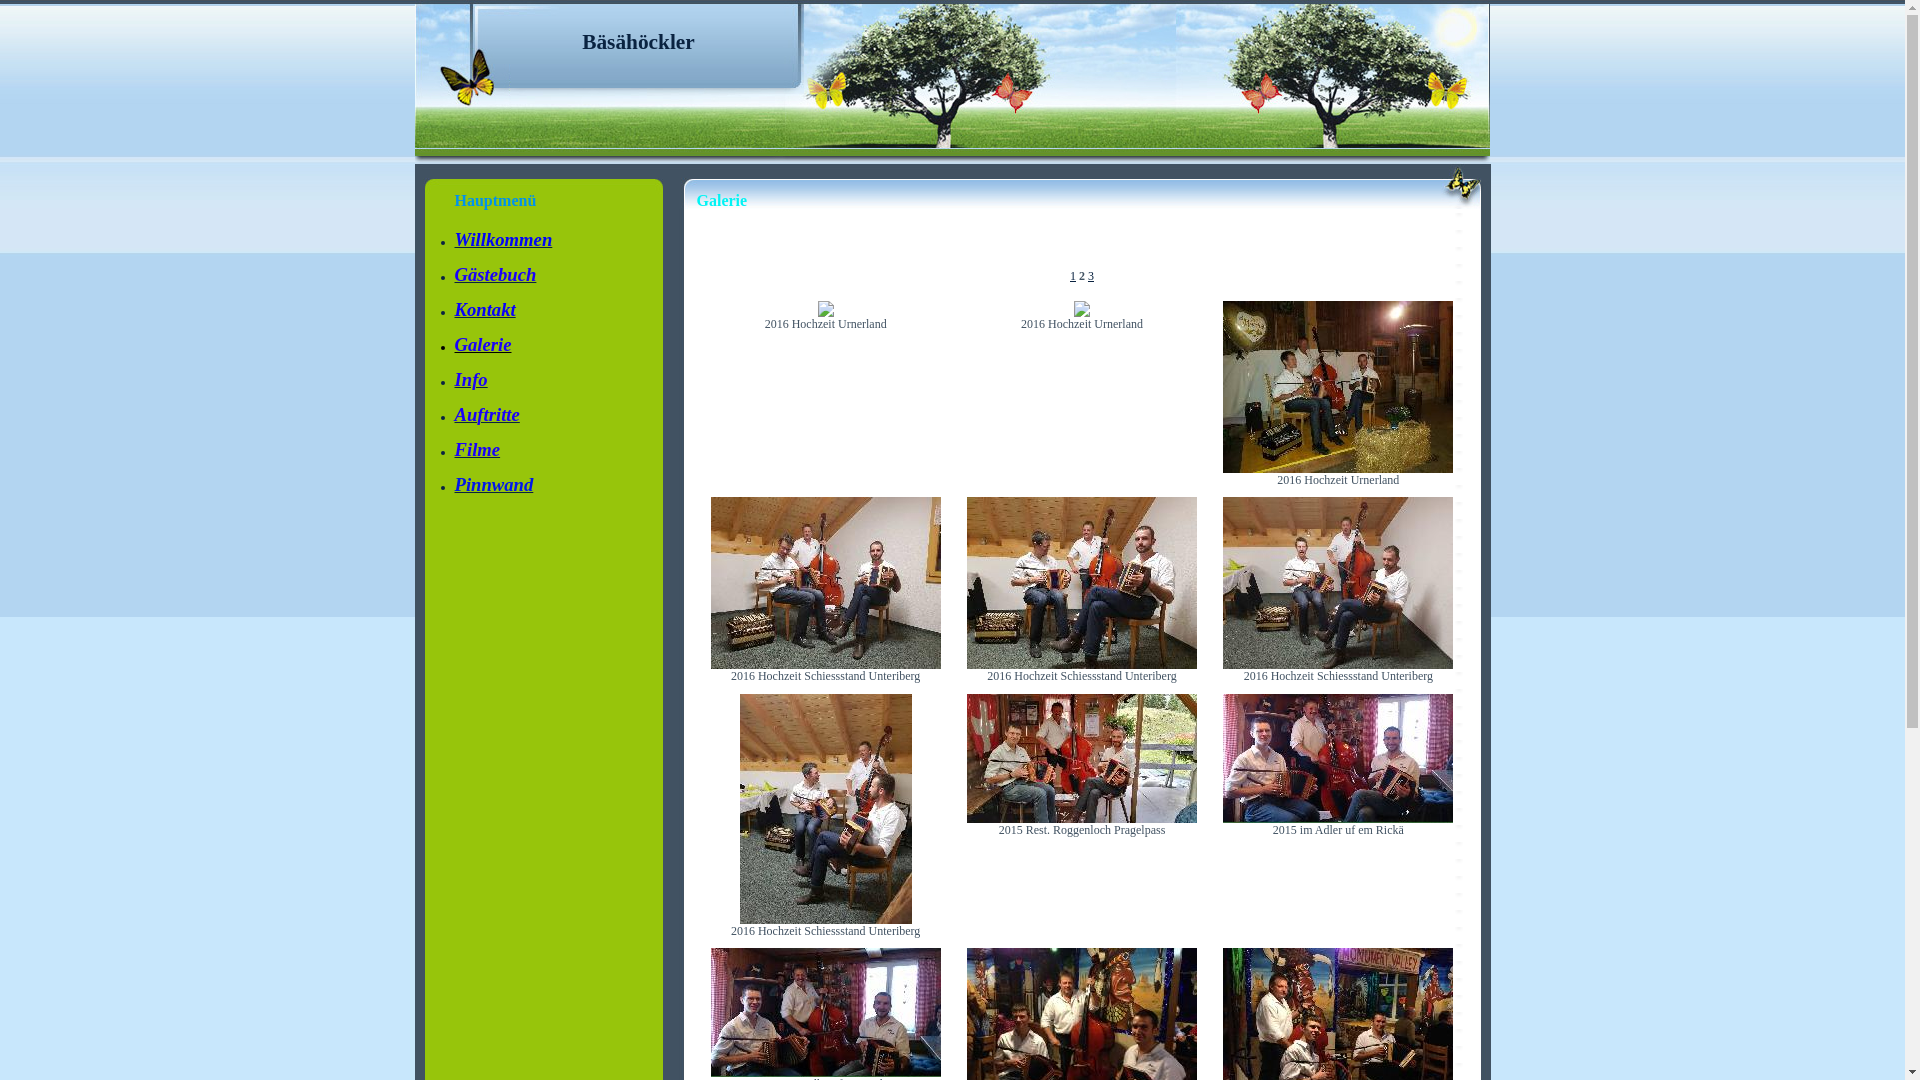 The height and width of the screenshot is (1080, 1920). Describe the element at coordinates (469, 381) in the screenshot. I see `'Info'` at that location.